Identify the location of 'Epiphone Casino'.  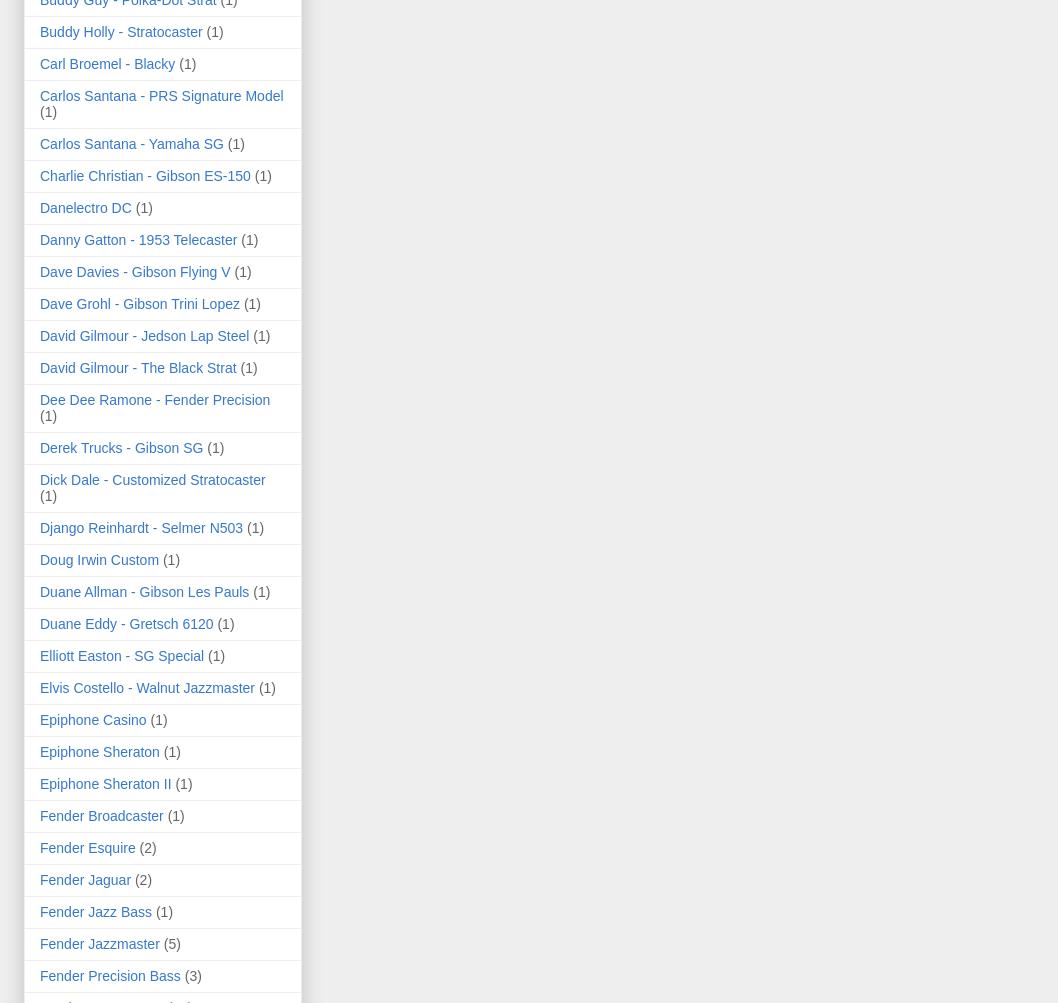
(91, 717).